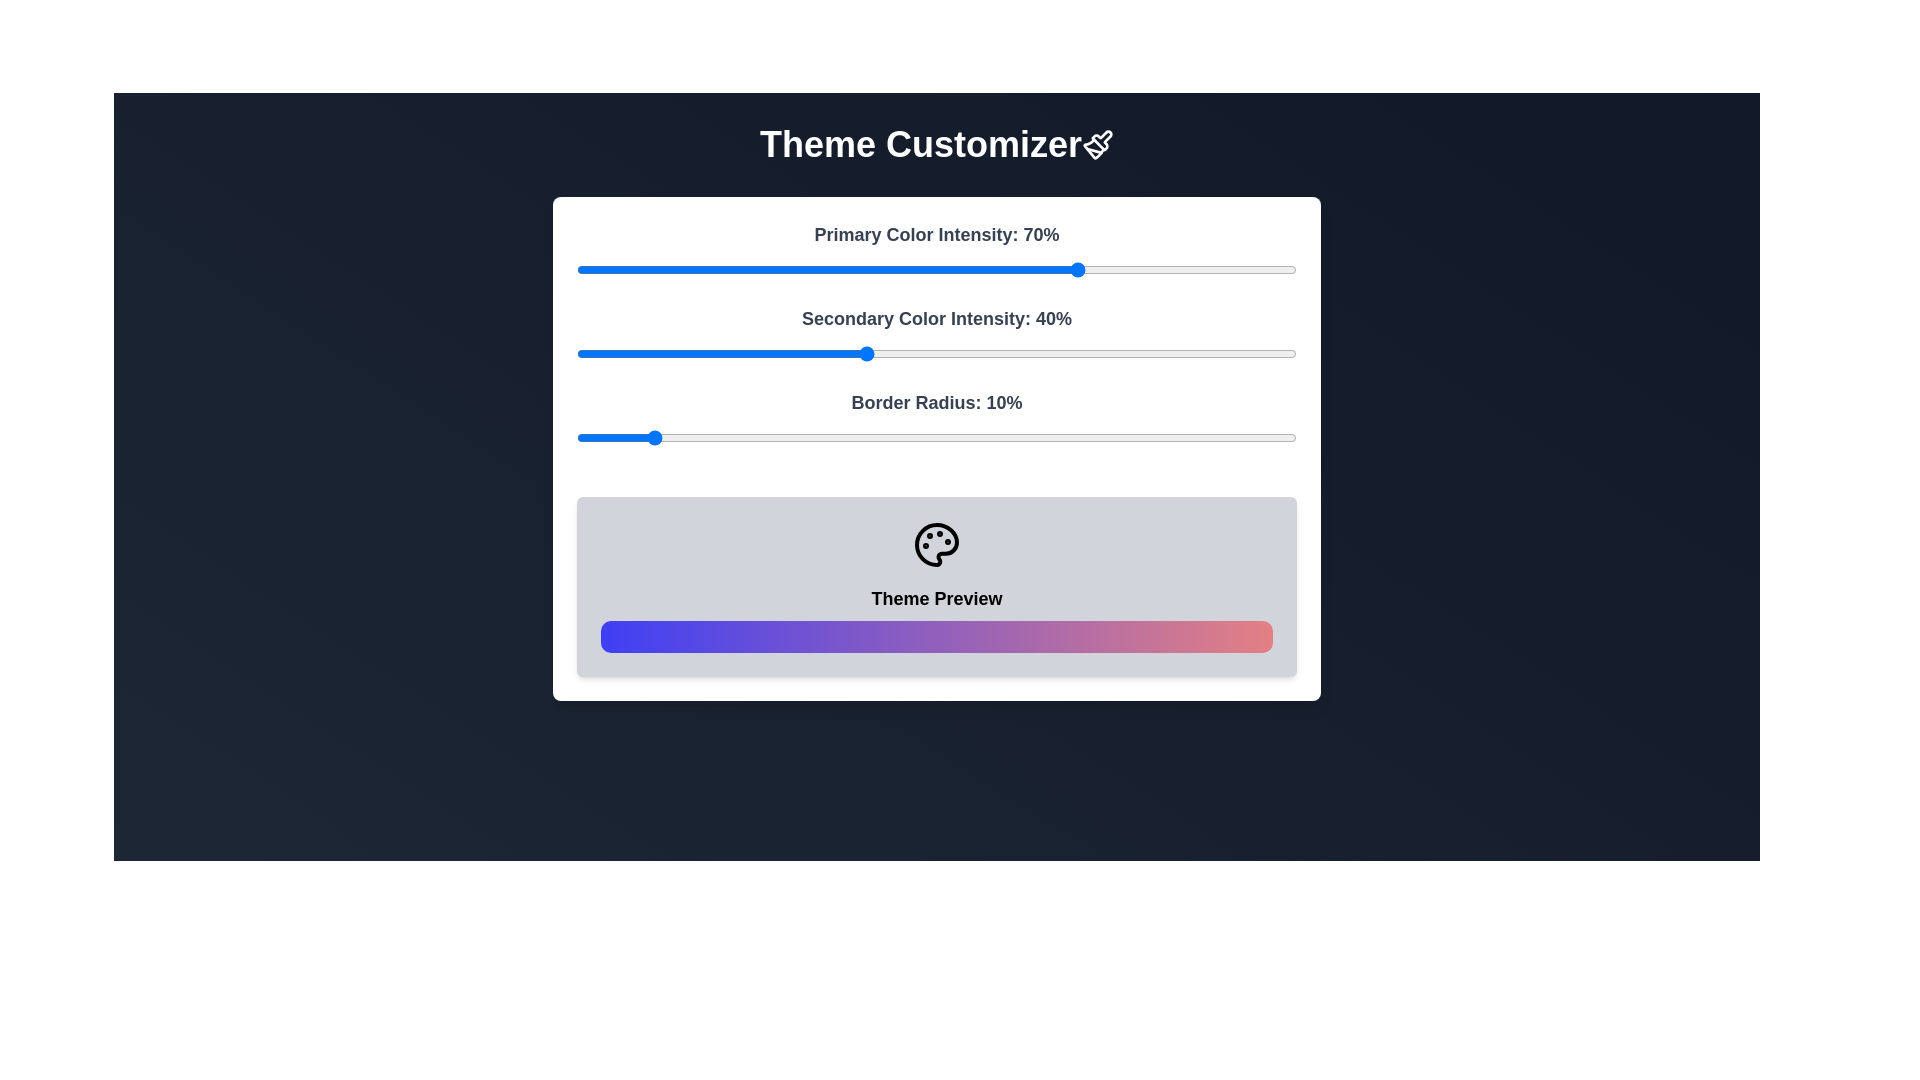 The width and height of the screenshot is (1920, 1080). Describe the element at coordinates (1001, 437) in the screenshot. I see `the Border Radius slider to 59%` at that location.